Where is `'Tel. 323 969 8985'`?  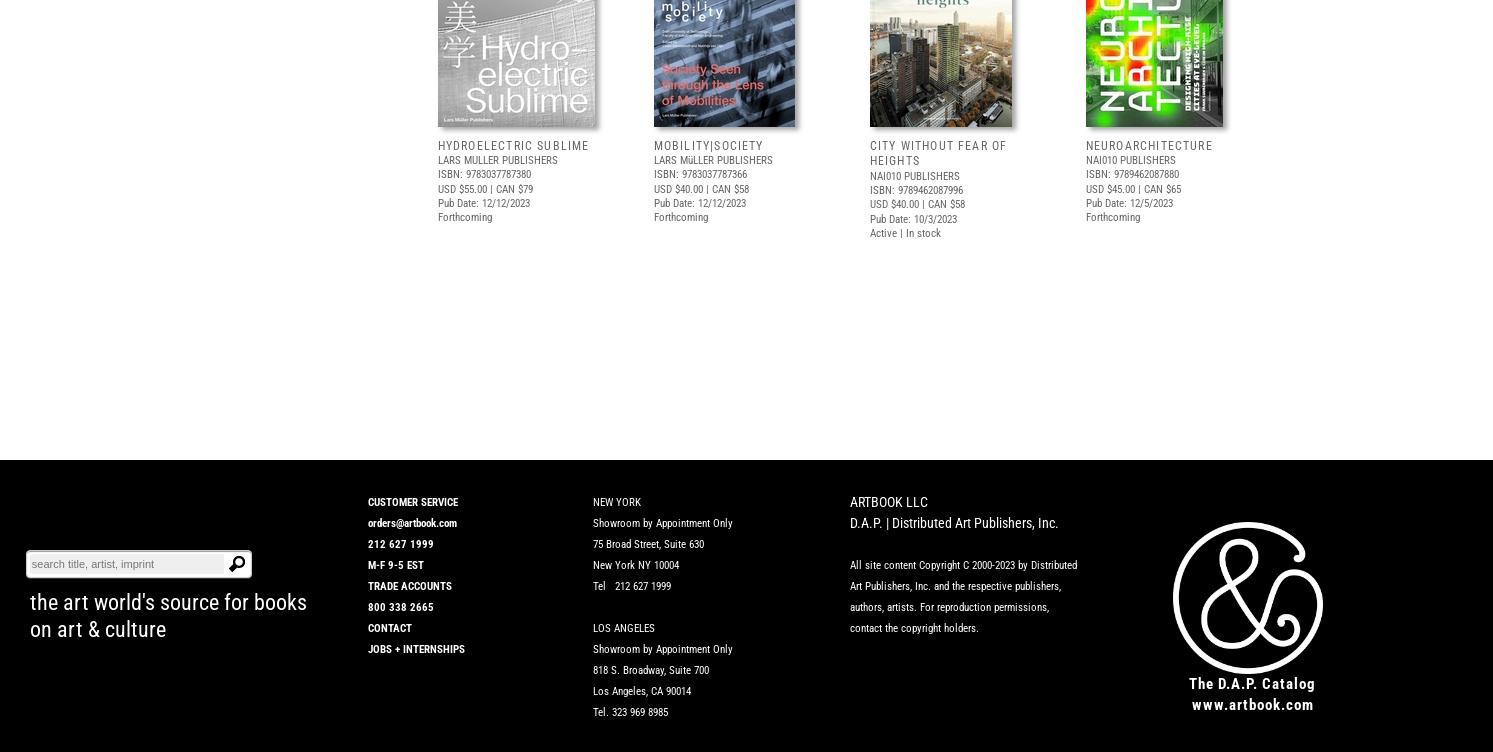 'Tel. 323 969 8985' is located at coordinates (630, 711).